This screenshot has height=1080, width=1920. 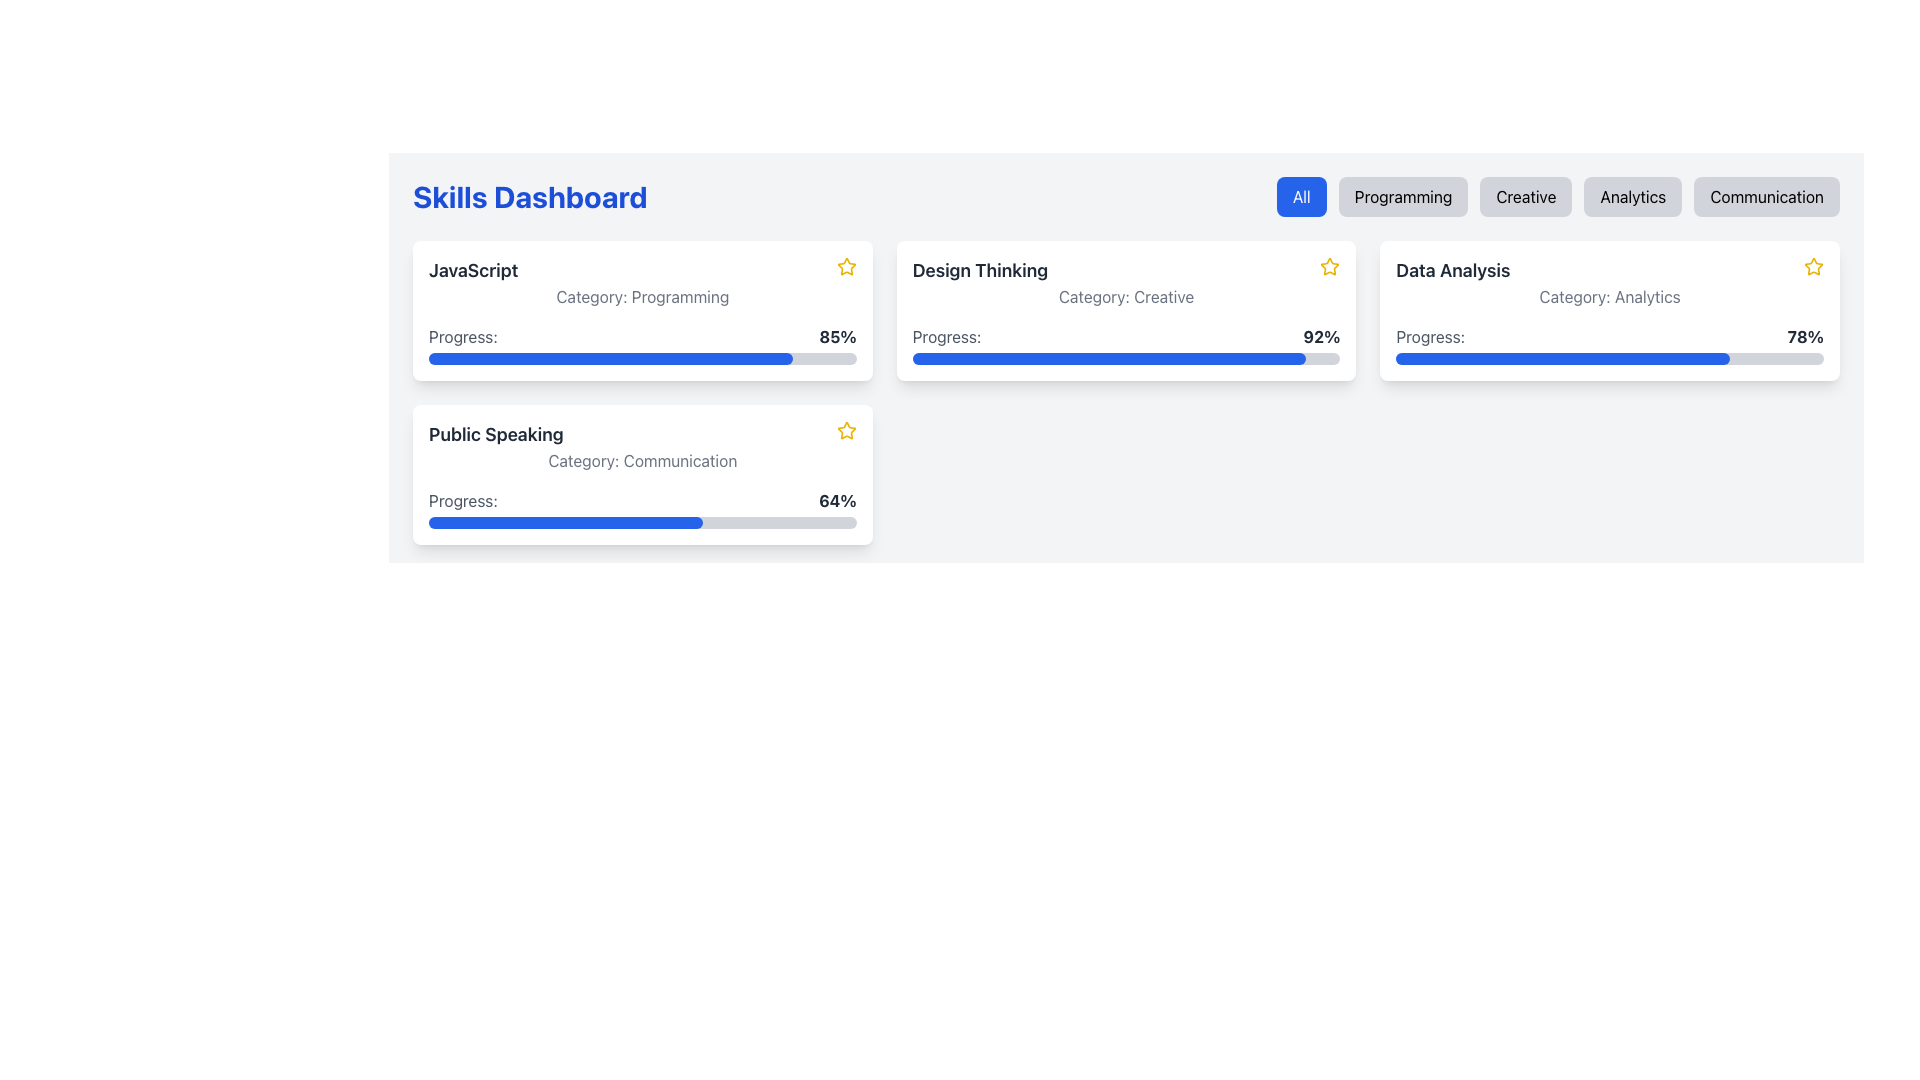 I want to click on the star icon located to the right of the 'Data Analysis' section's title to mark it as a favorite, so click(x=1814, y=265).